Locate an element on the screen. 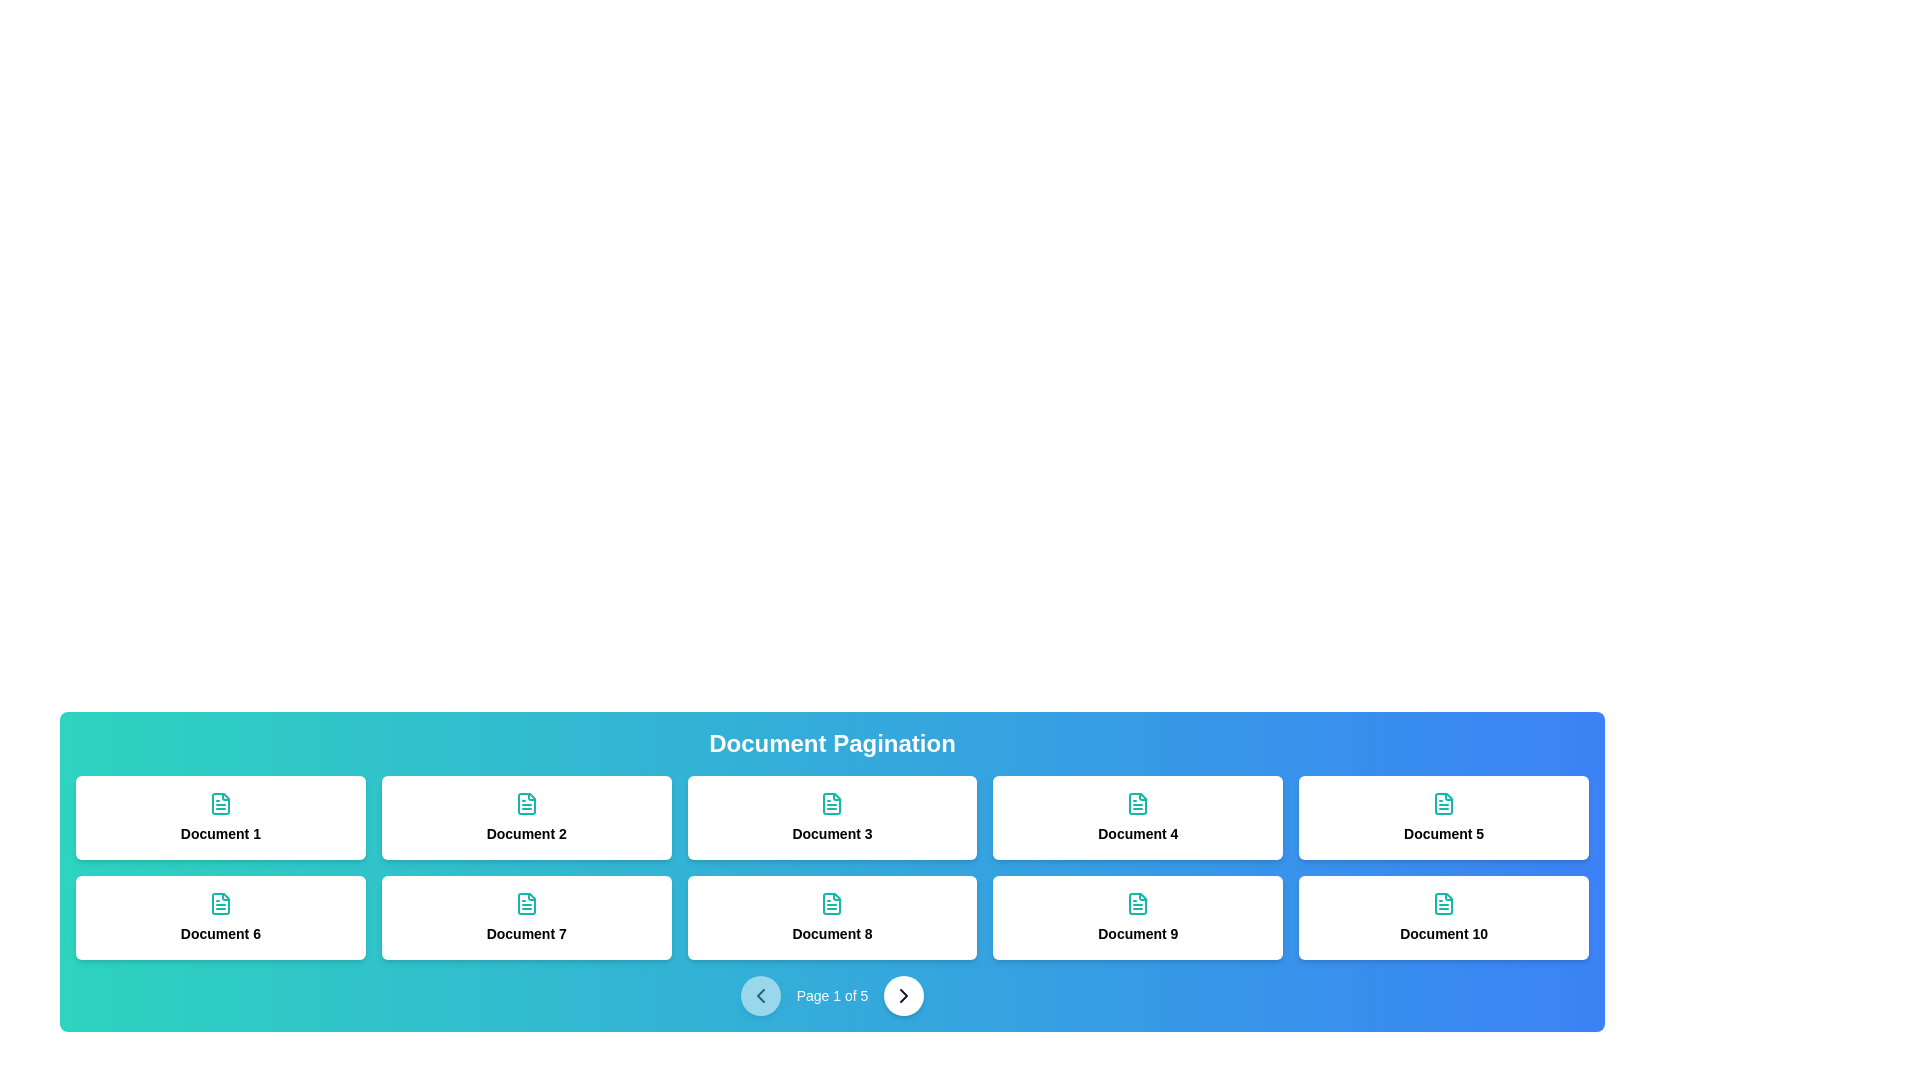 The width and height of the screenshot is (1920, 1080). the first document card in the grid layout, which represents a document and provides access to its content or related actions is located at coordinates (220, 817).